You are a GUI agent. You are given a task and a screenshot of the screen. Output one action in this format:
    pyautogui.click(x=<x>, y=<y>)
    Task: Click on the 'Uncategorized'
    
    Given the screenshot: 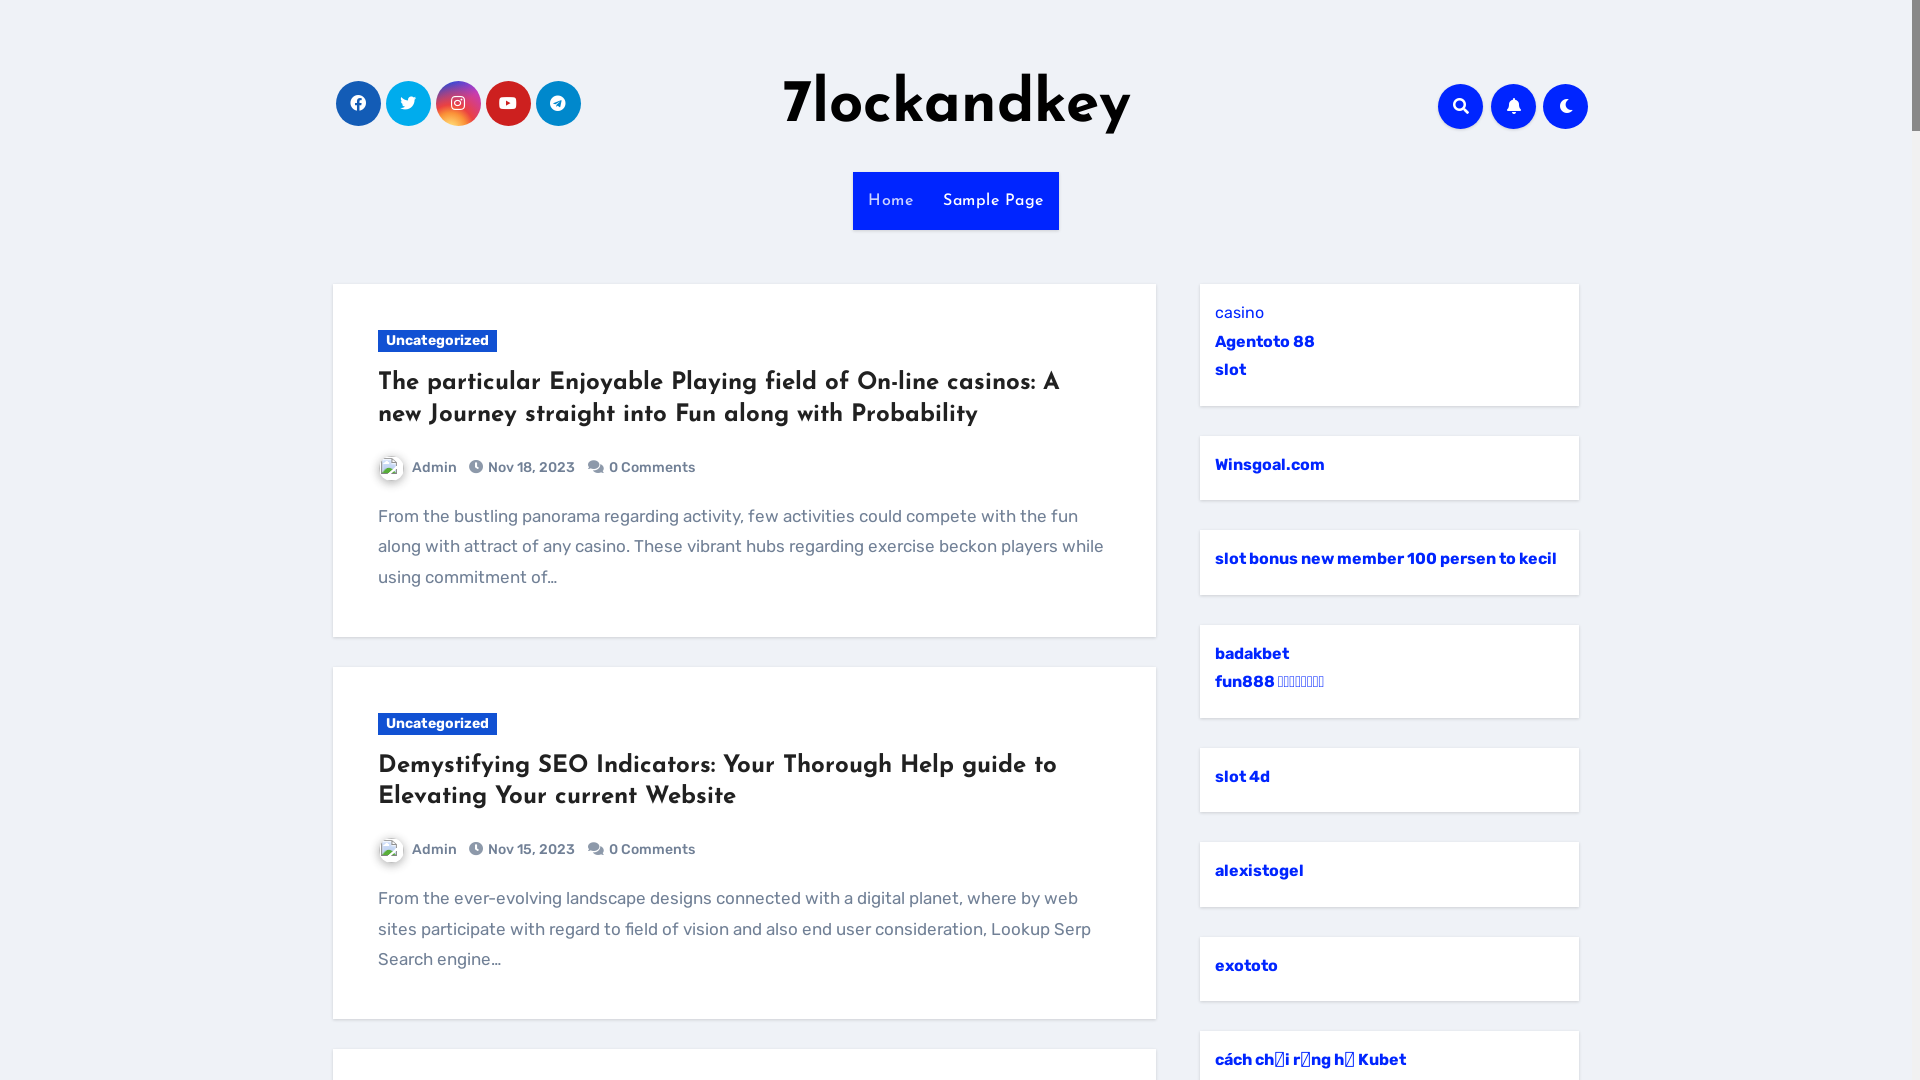 What is the action you would take?
    pyautogui.click(x=436, y=724)
    